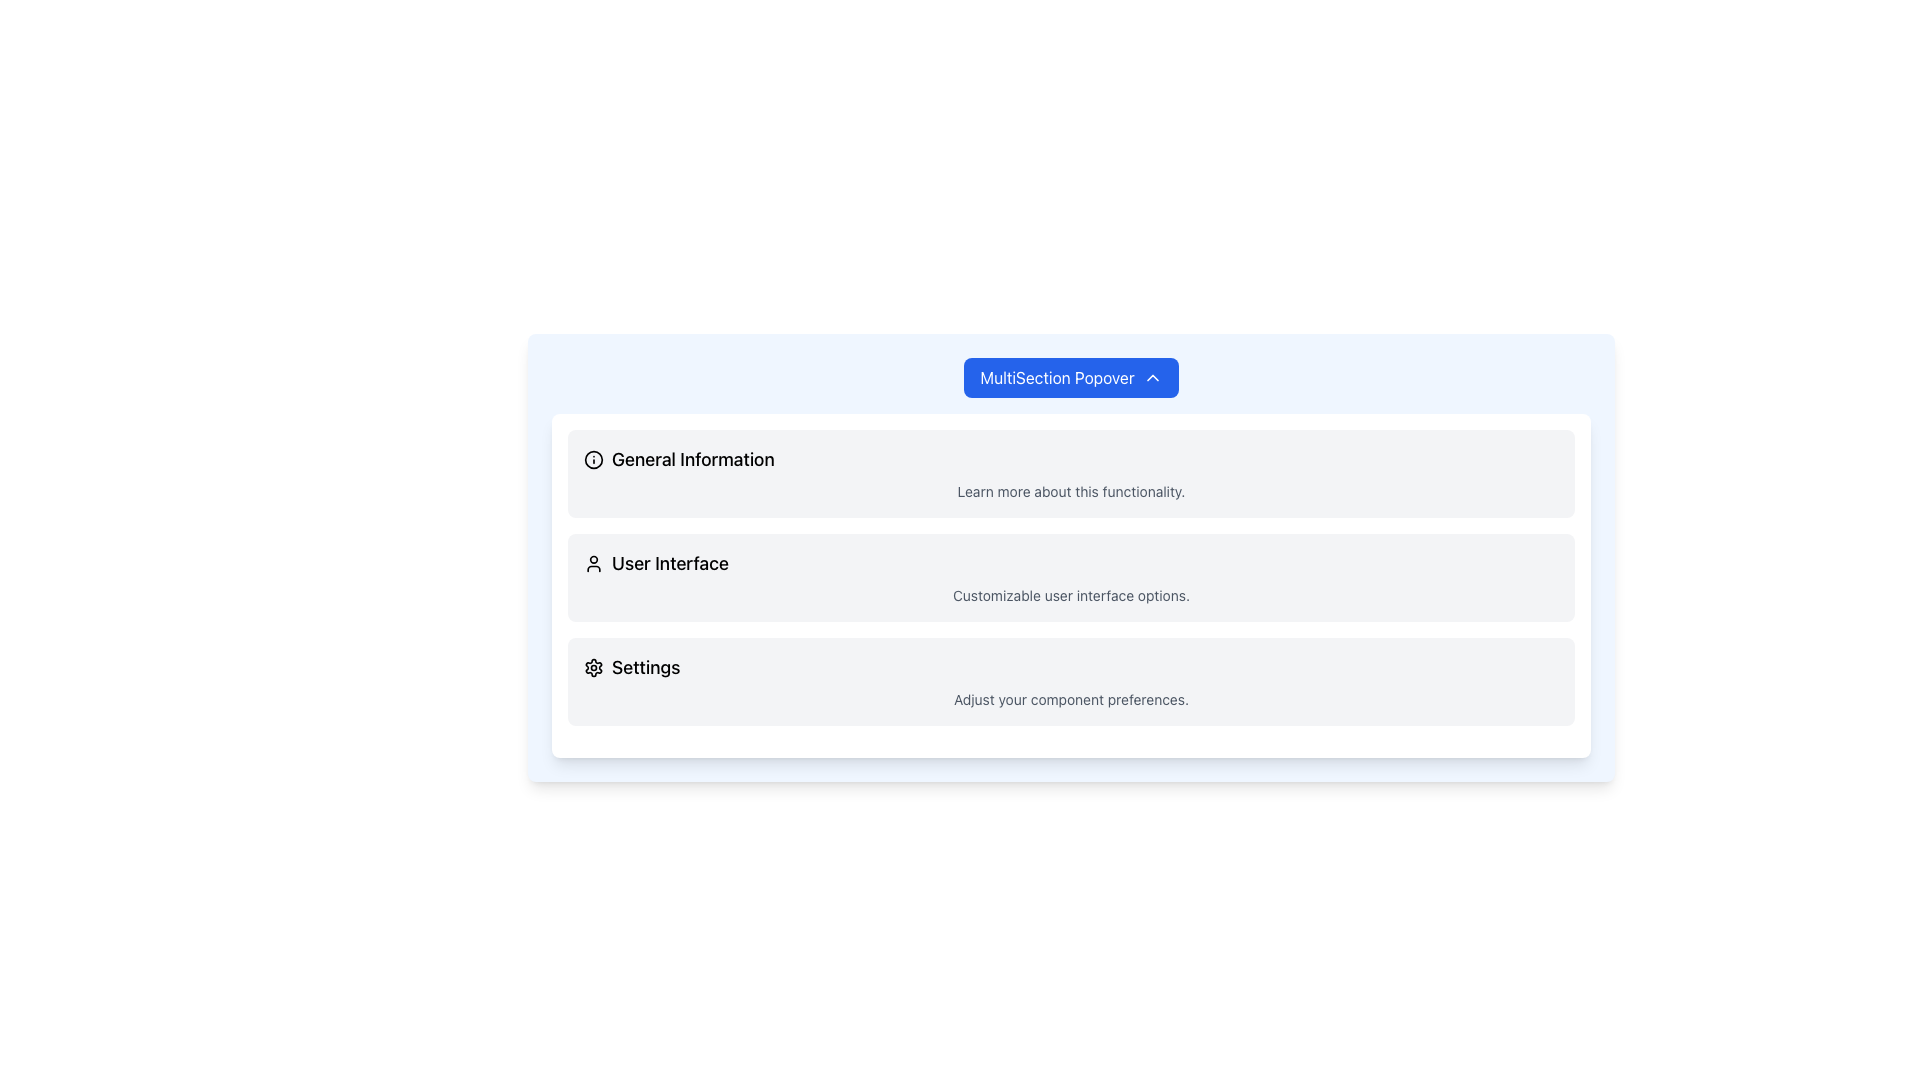  What do you see at coordinates (593, 459) in the screenshot?
I see `the information icon that precedes the 'General Information' text in the first section of the list, which serves as an indicator for introductory content` at bounding box center [593, 459].